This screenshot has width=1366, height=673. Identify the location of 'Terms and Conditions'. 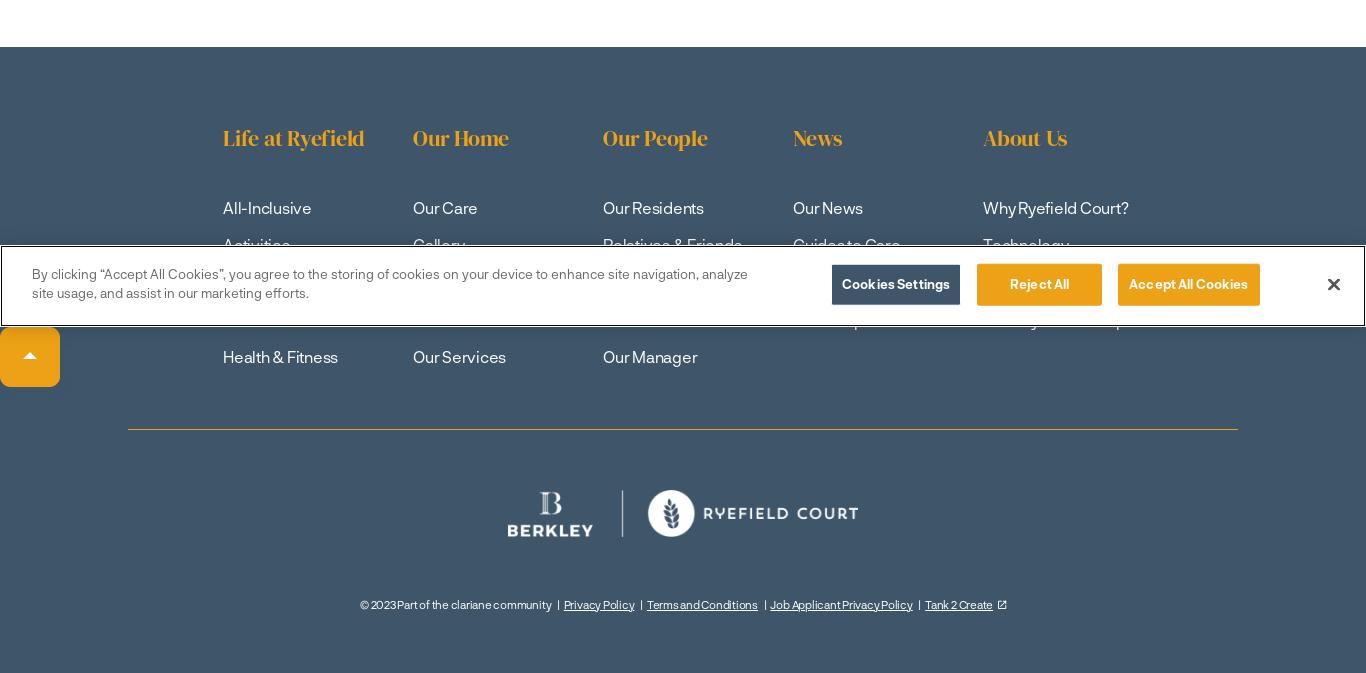
(701, 603).